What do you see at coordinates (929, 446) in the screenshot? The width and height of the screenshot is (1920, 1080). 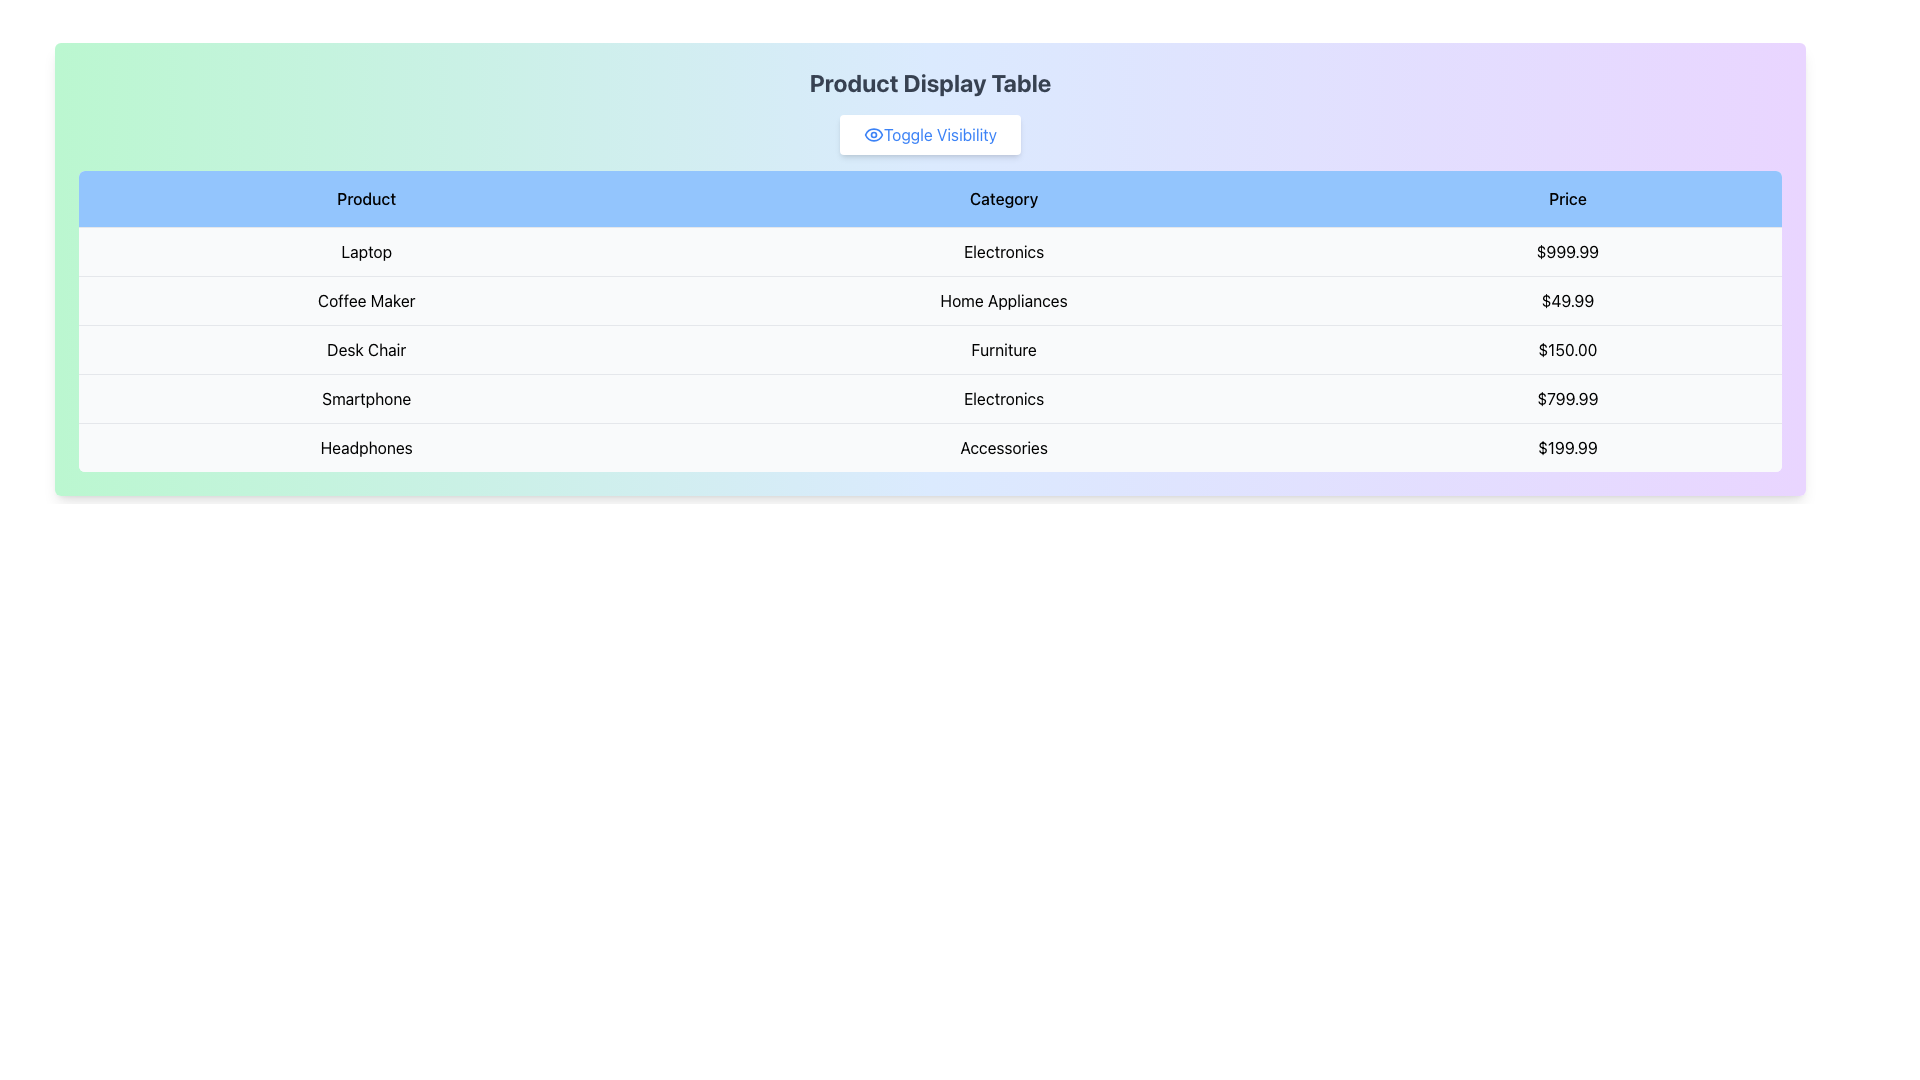 I see `the last row` at bounding box center [929, 446].